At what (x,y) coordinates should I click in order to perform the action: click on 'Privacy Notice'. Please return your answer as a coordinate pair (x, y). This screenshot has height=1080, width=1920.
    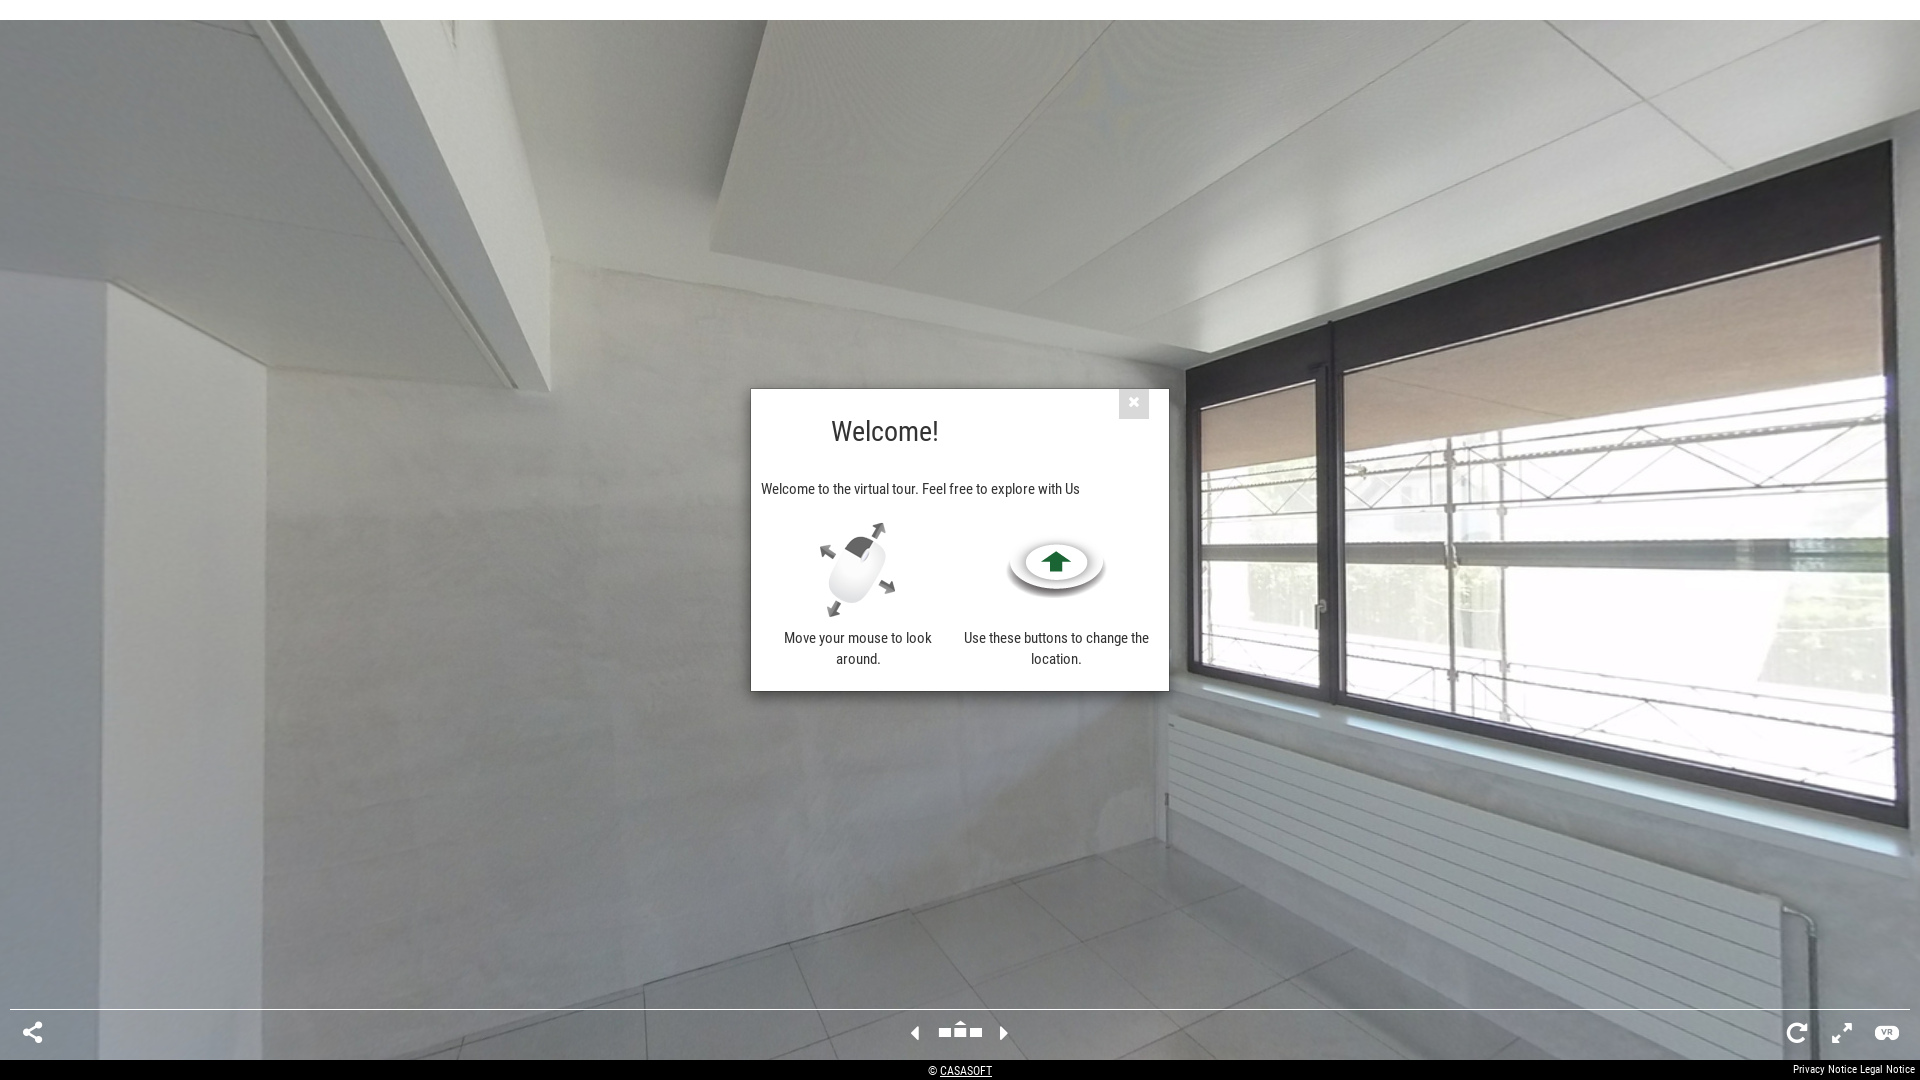
    Looking at the image, I should click on (1824, 1068).